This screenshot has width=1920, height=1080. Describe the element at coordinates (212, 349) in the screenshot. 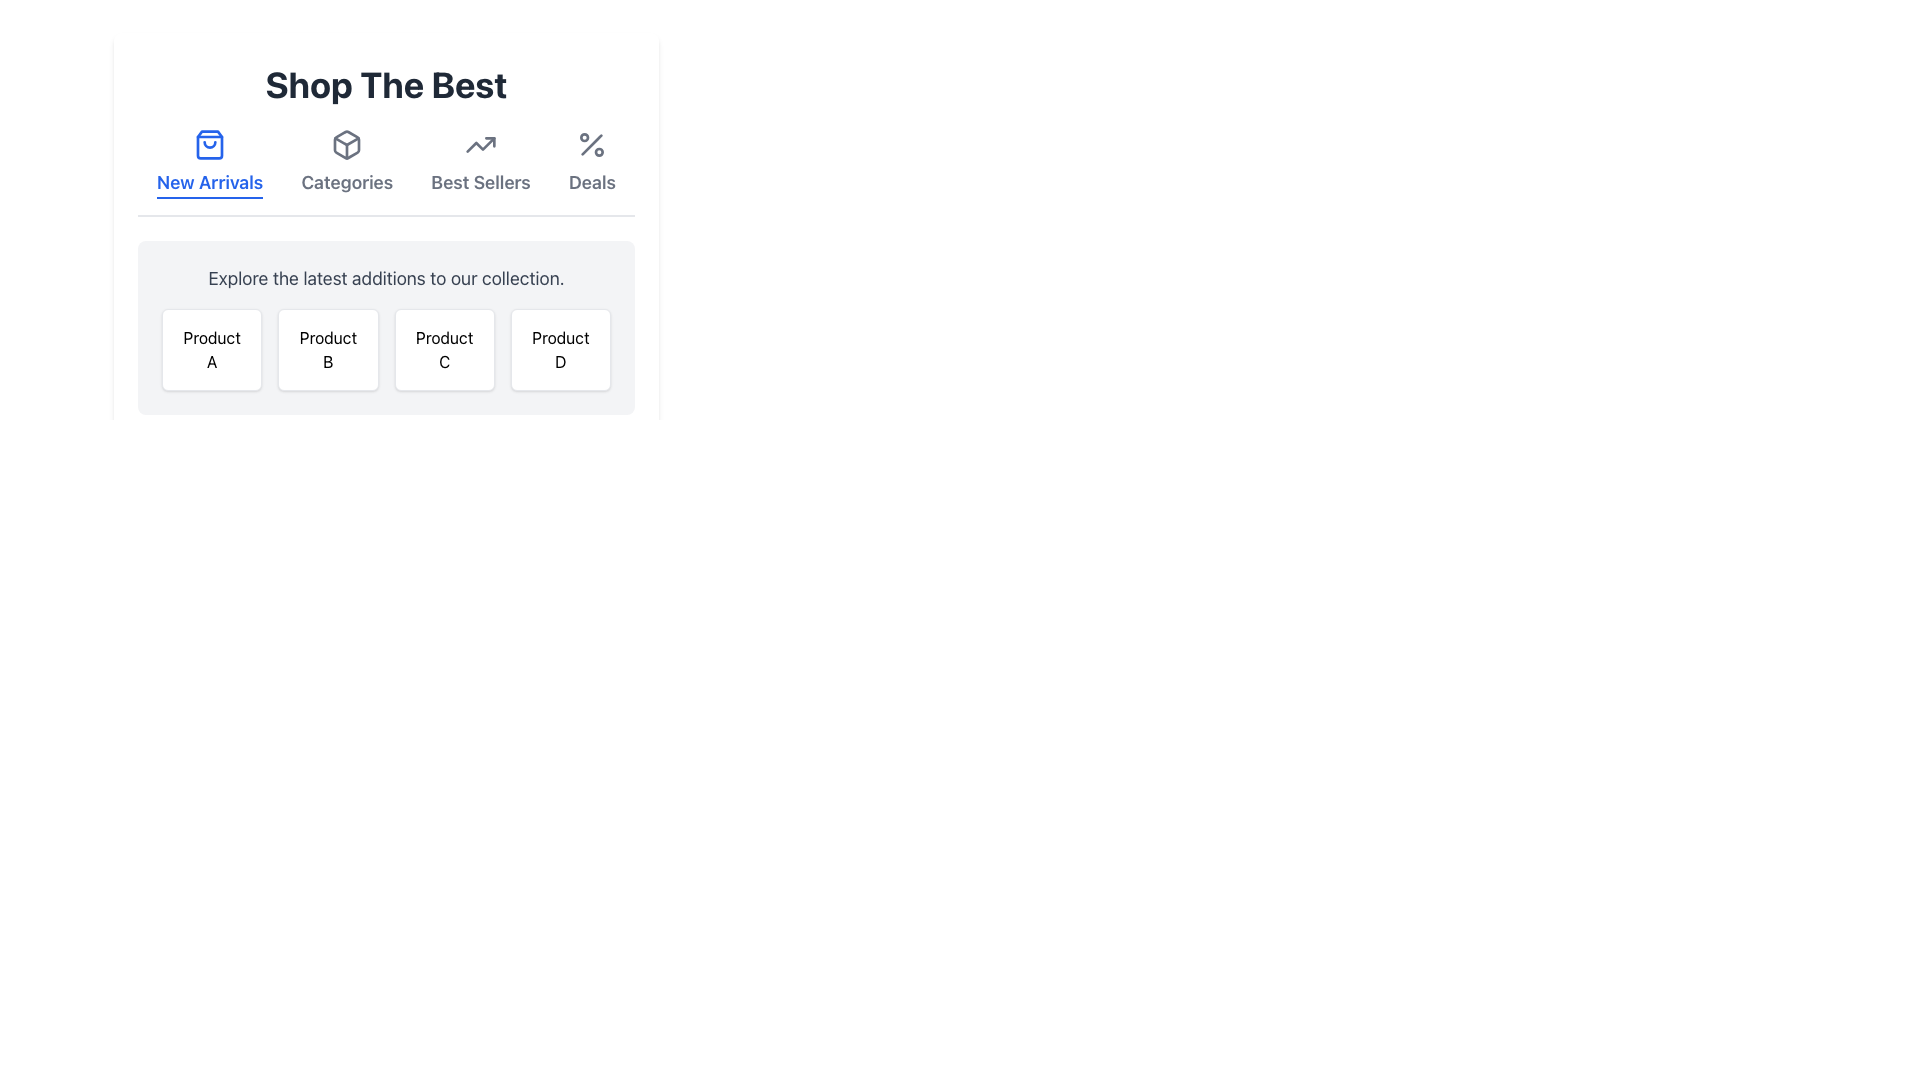

I see `the display card for 'Product A', which is the first item in the grid under the section 'Explore the latest additions to our collection.'` at that location.